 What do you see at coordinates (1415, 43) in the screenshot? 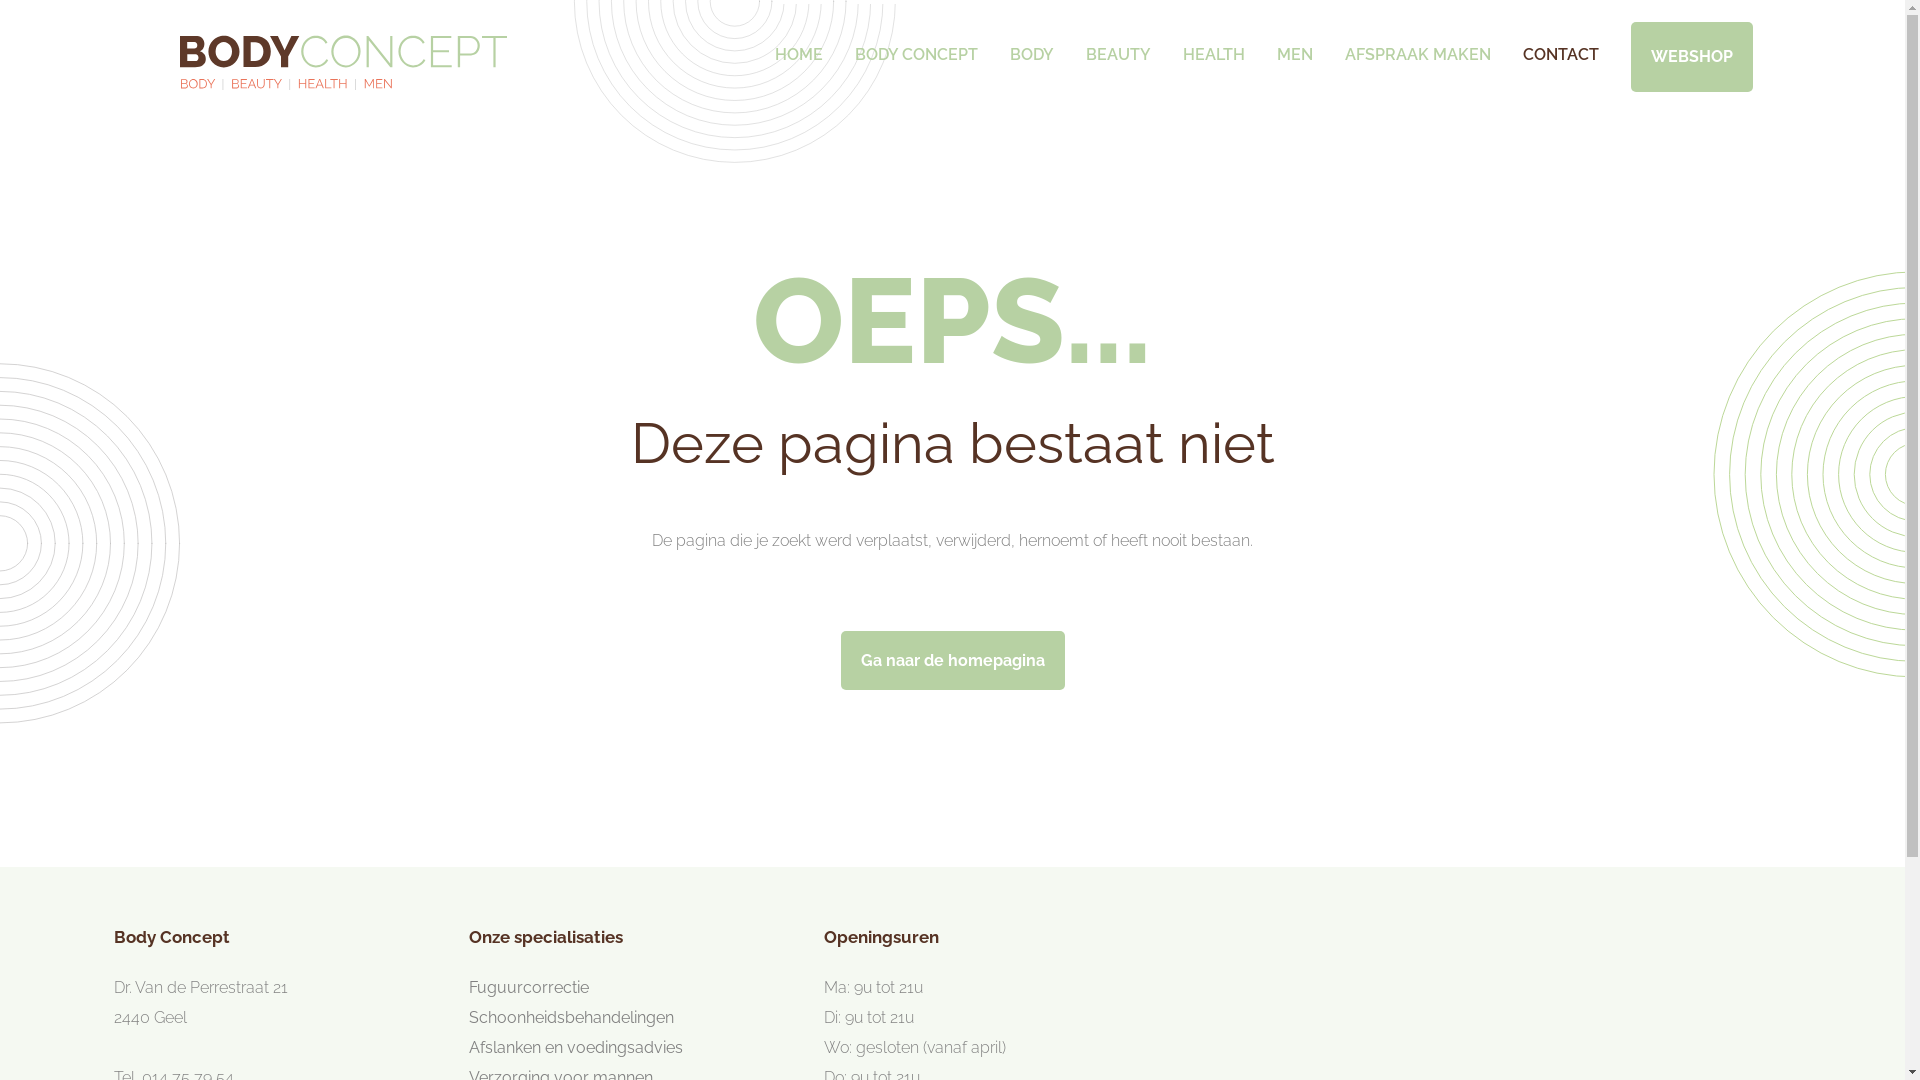
I see `'AFSPRAAK MAKEN'` at bounding box center [1415, 43].